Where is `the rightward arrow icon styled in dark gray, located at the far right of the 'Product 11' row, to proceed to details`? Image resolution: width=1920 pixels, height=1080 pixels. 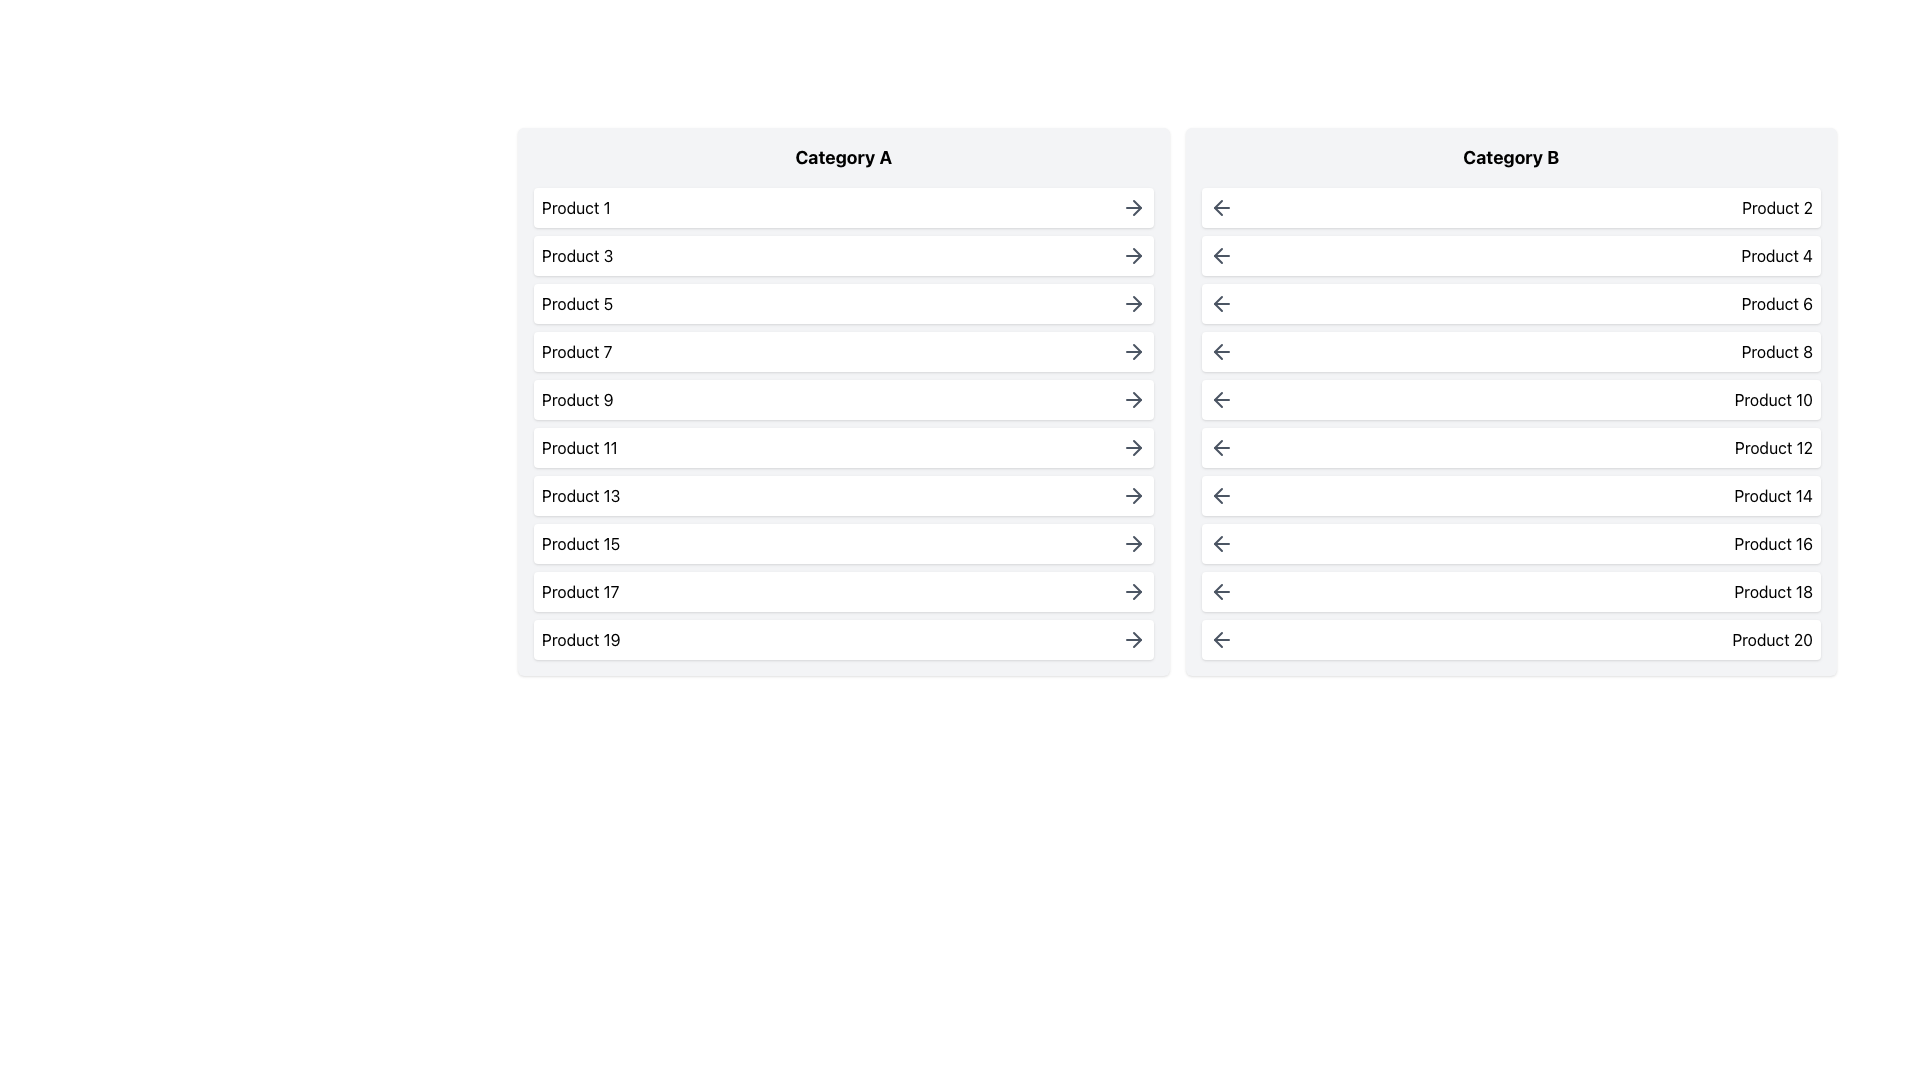
the rightward arrow icon styled in dark gray, located at the far right of the 'Product 11' row, to proceed to details is located at coordinates (1133, 446).